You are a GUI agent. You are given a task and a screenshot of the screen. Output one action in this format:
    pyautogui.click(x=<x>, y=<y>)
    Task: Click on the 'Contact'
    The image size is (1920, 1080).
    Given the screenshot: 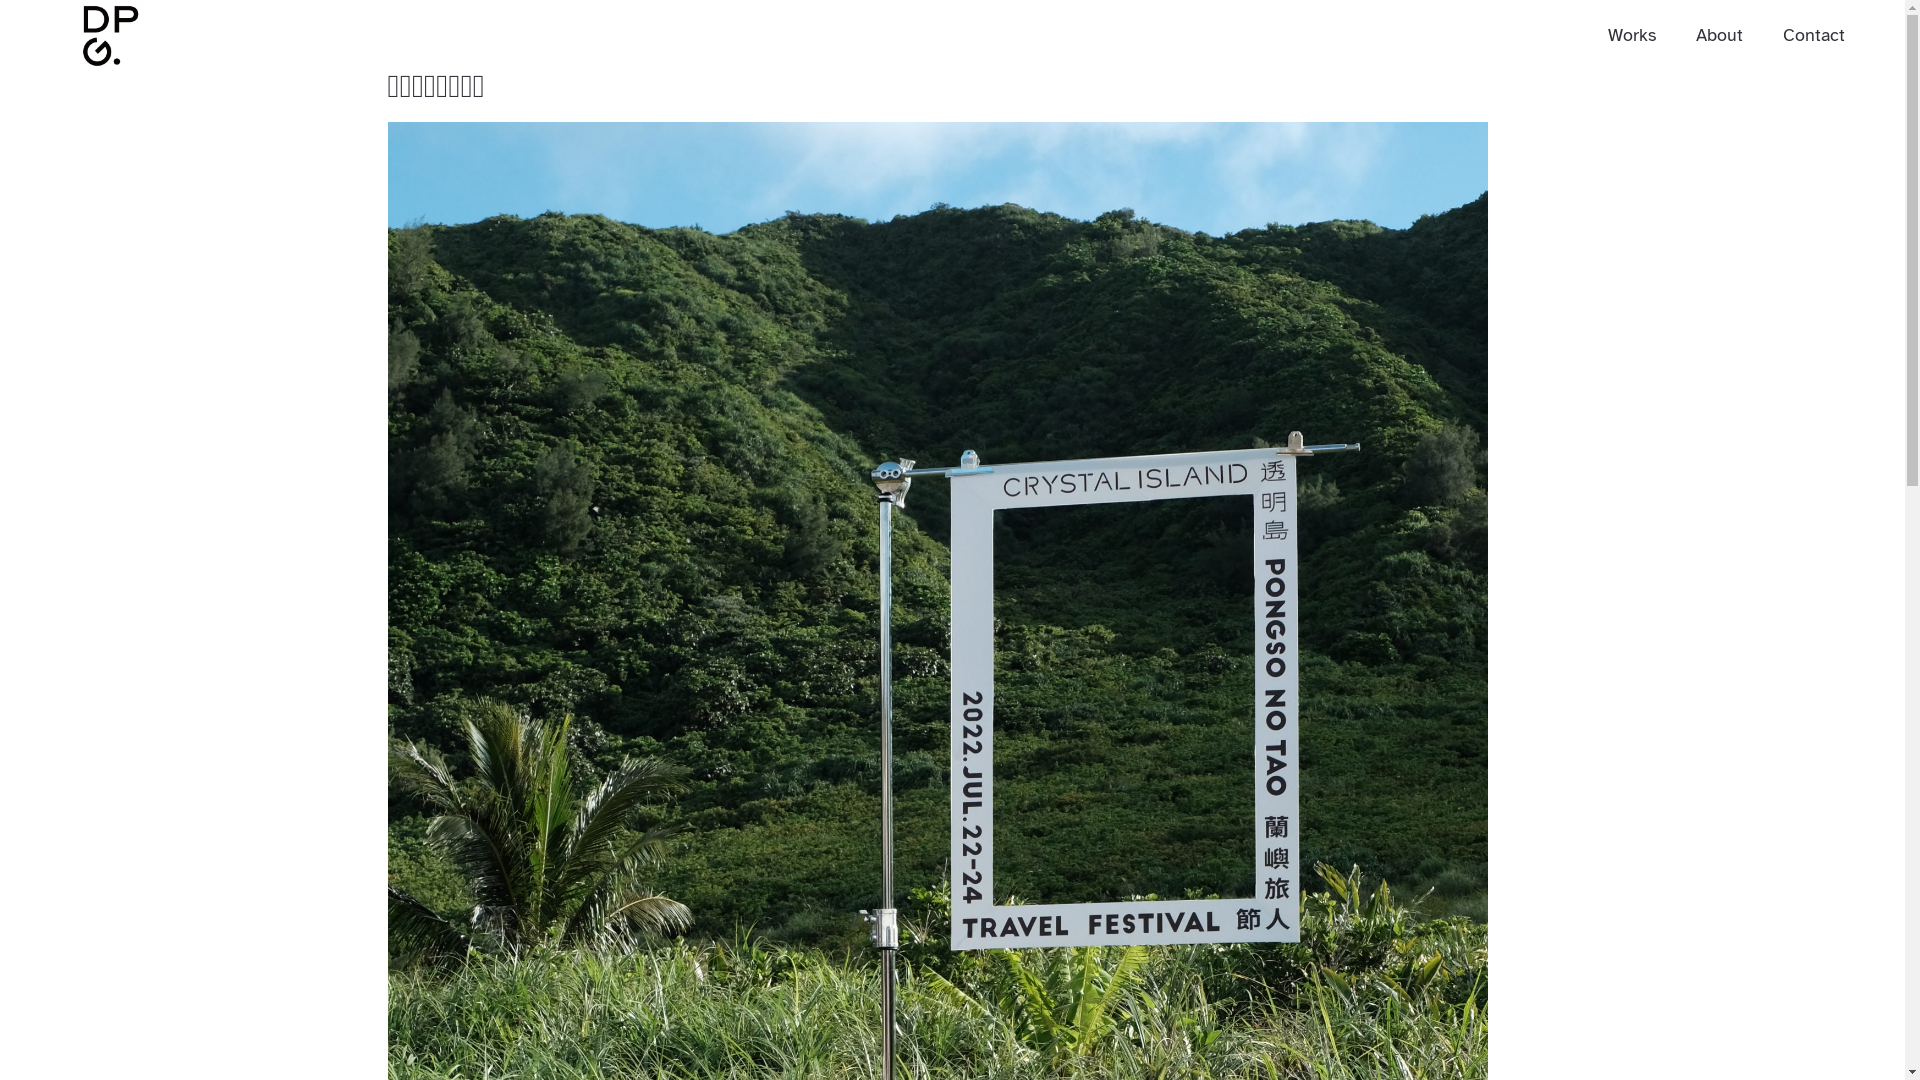 What is the action you would take?
    pyautogui.click(x=1814, y=34)
    